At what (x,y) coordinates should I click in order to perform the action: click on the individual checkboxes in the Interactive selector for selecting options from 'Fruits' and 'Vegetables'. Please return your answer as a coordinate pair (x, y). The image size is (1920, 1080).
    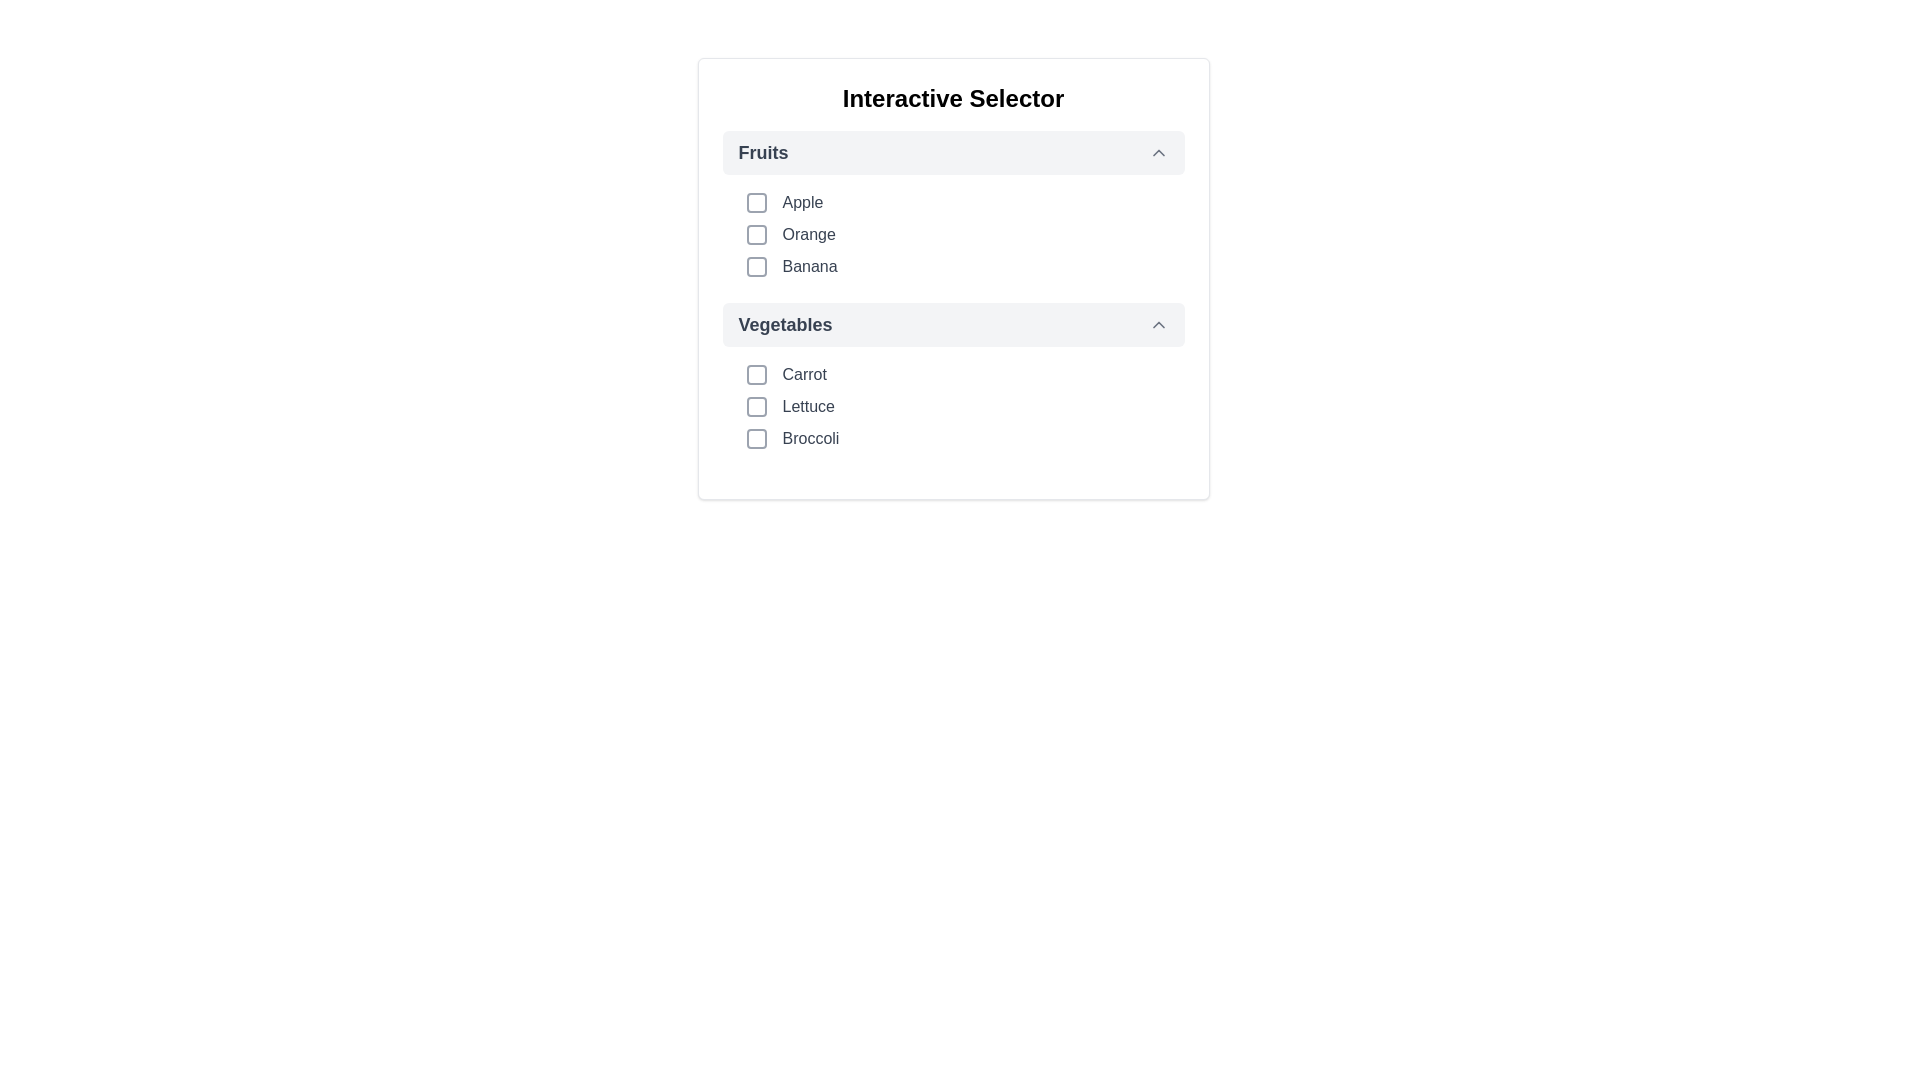
    Looking at the image, I should click on (952, 278).